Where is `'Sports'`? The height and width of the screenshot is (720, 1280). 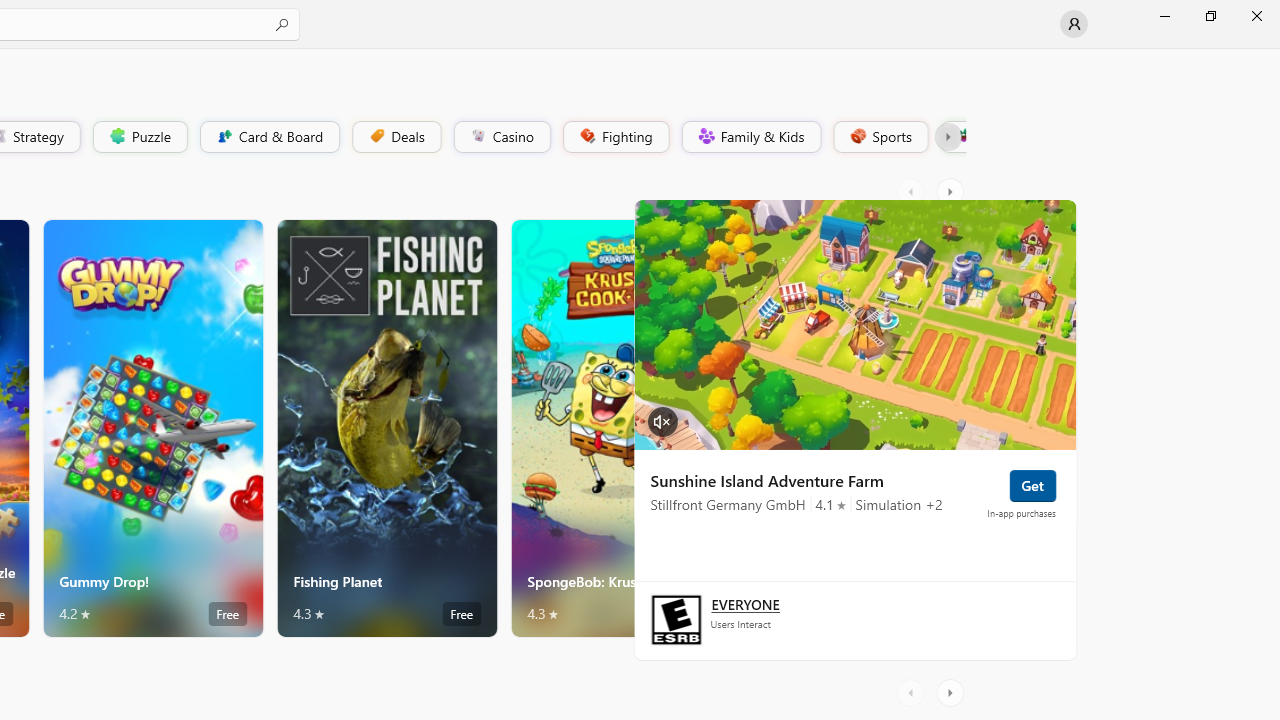 'Sports' is located at coordinates (879, 135).